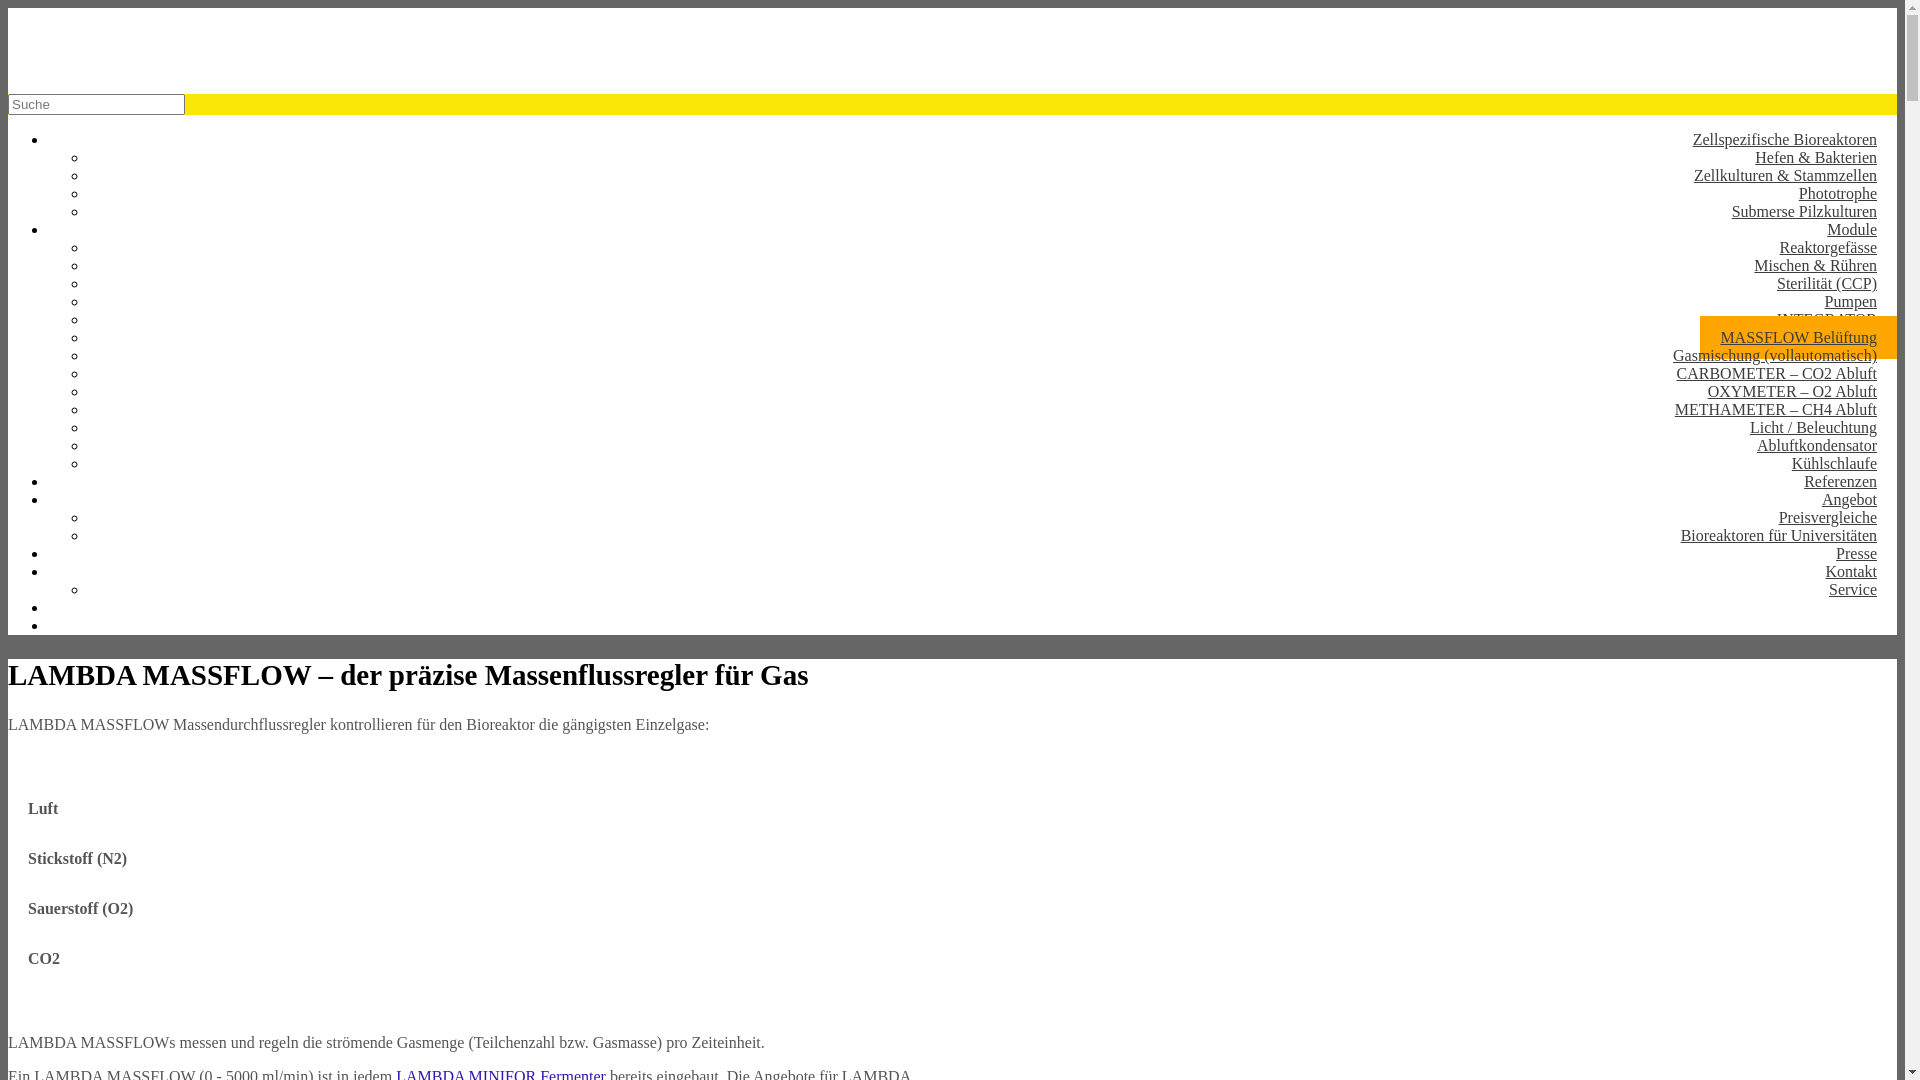 This screenshot has height=1080, width=1920. I want to click on 'Referenzen', so click(1840, 481).